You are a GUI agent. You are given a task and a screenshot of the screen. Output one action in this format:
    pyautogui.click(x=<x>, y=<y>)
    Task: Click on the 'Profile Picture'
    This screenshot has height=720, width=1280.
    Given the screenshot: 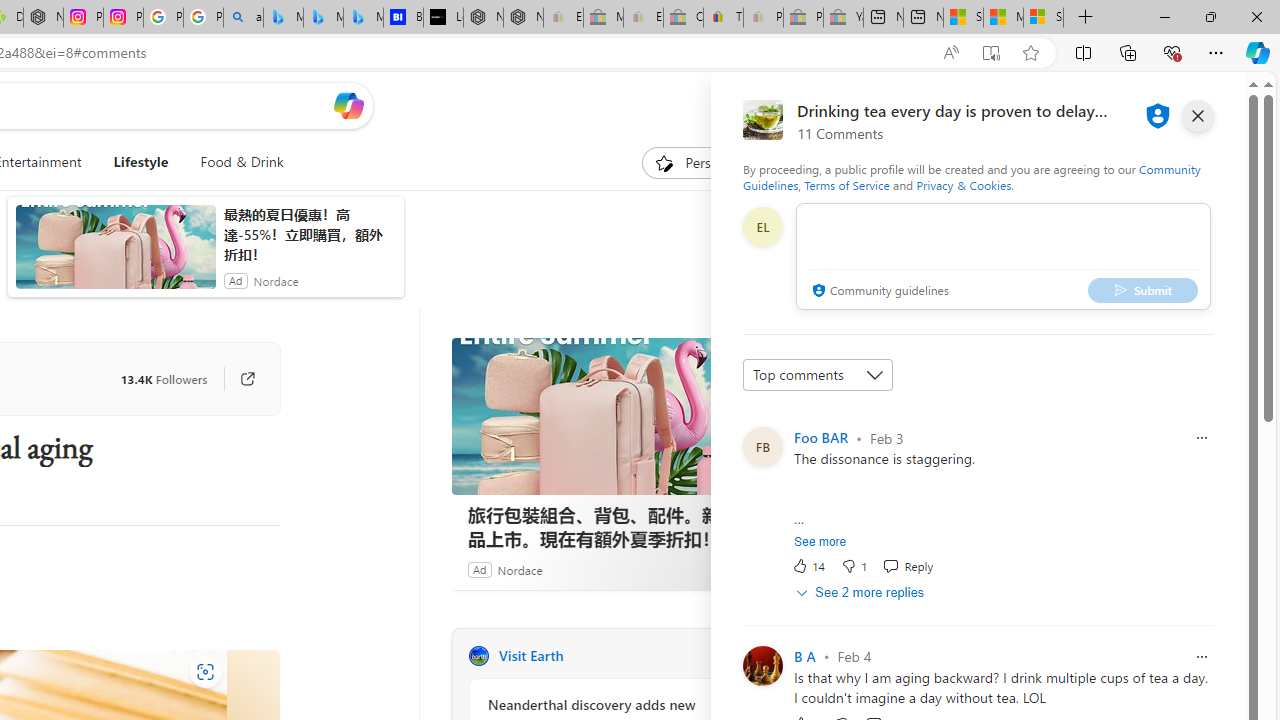 What is the action you would take?
    pyautogui.click(x=761, y=665)
    